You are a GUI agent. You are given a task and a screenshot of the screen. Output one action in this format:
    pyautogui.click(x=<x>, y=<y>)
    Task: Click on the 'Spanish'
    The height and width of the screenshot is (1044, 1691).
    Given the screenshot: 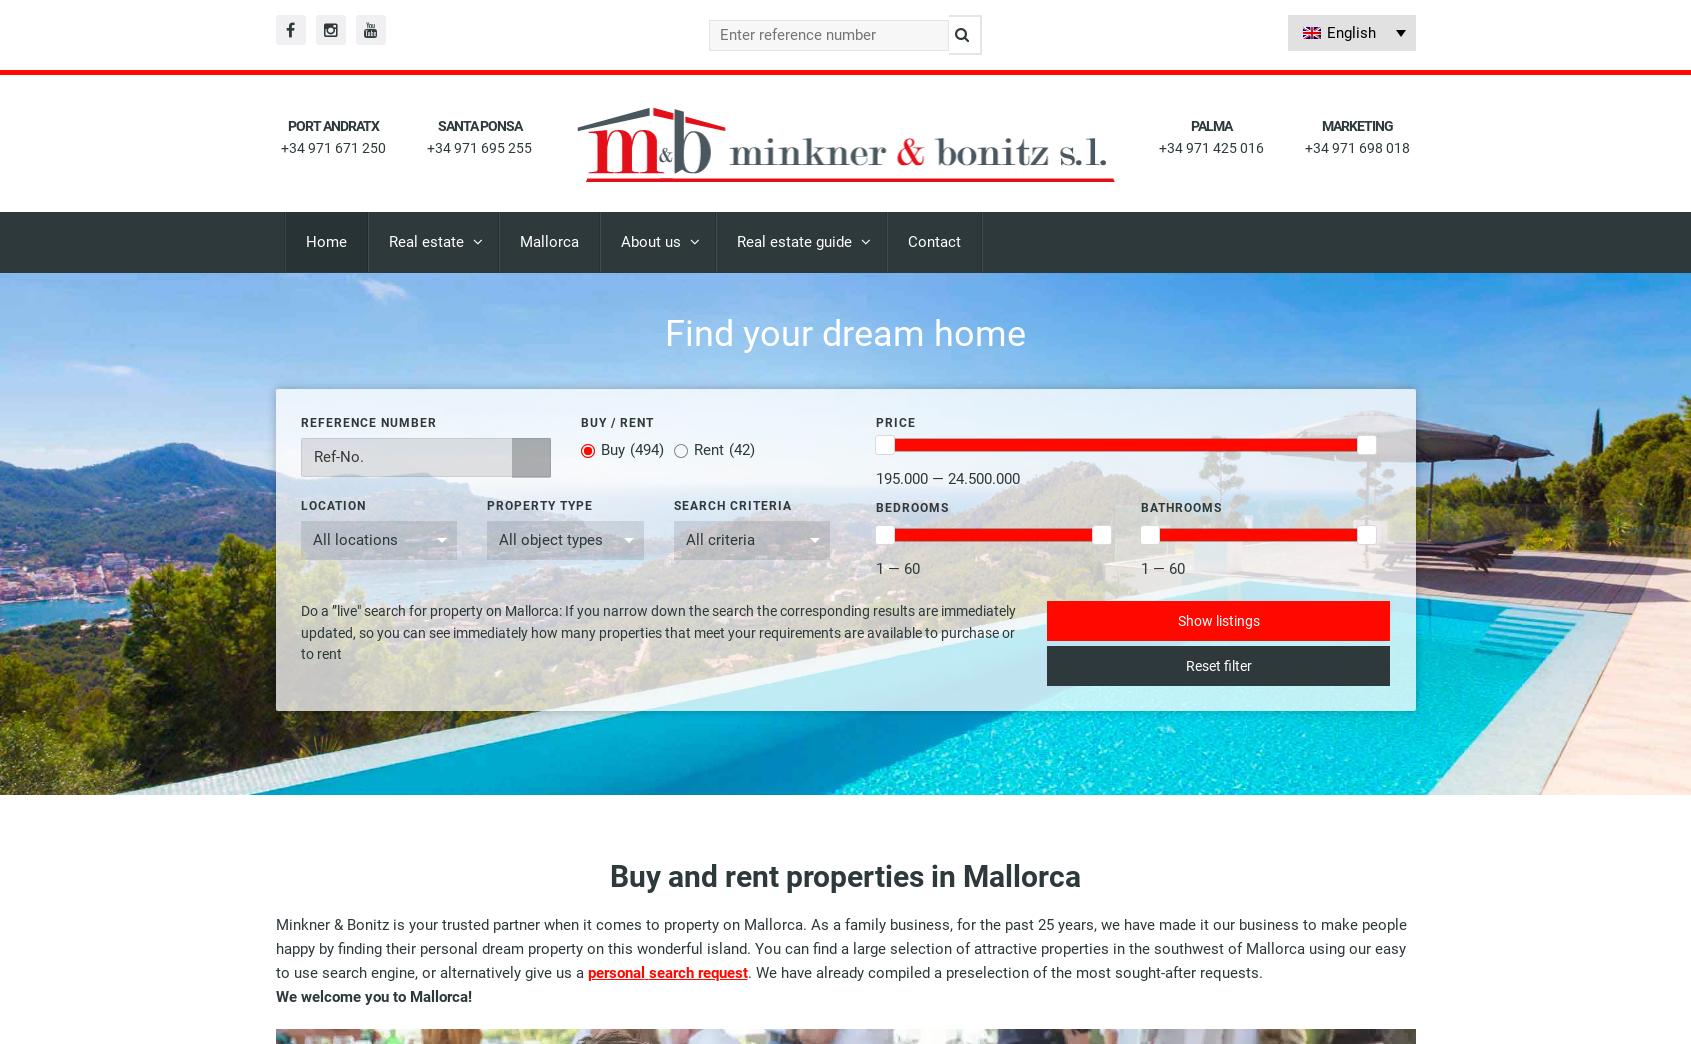 What is the action you would take?
    pyautogui.click(x=1348, y=89)
    